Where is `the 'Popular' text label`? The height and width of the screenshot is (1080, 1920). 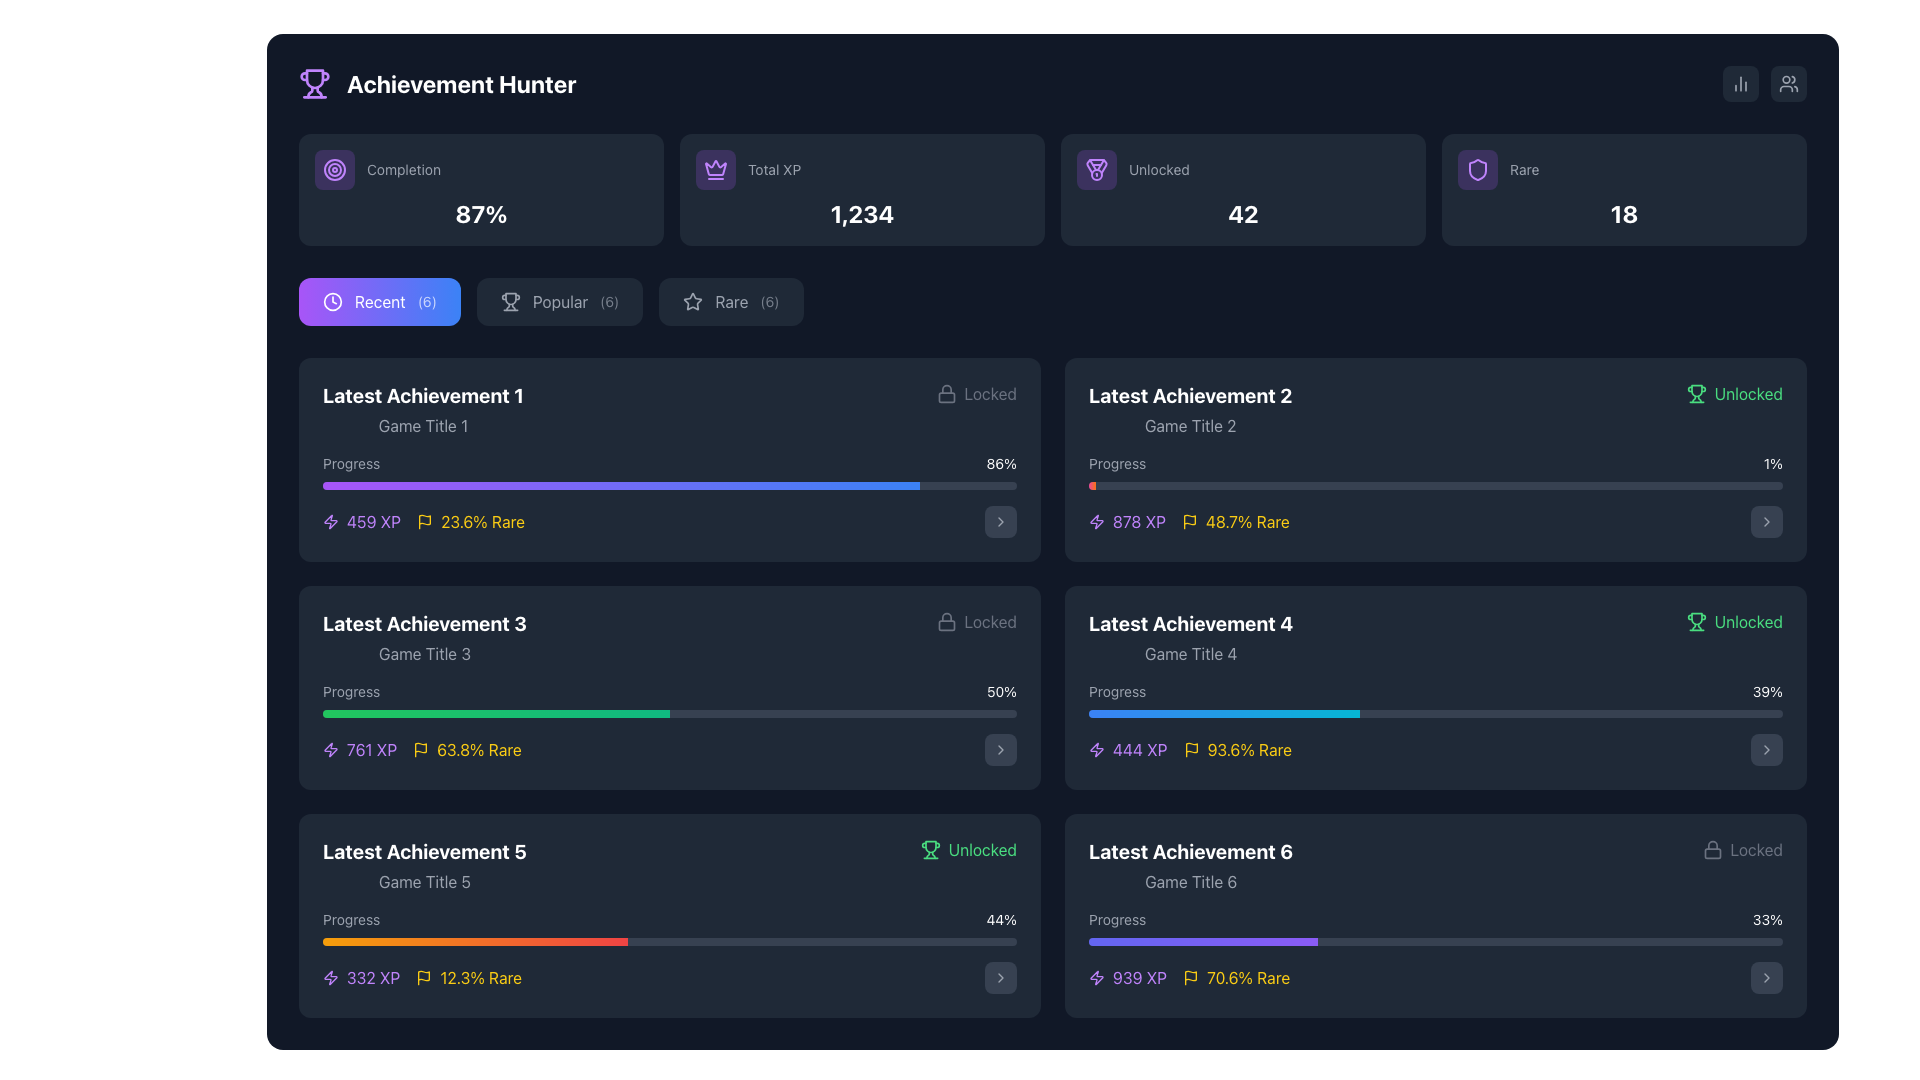
the 'Popular' text label is located at coordinates (560, 301).